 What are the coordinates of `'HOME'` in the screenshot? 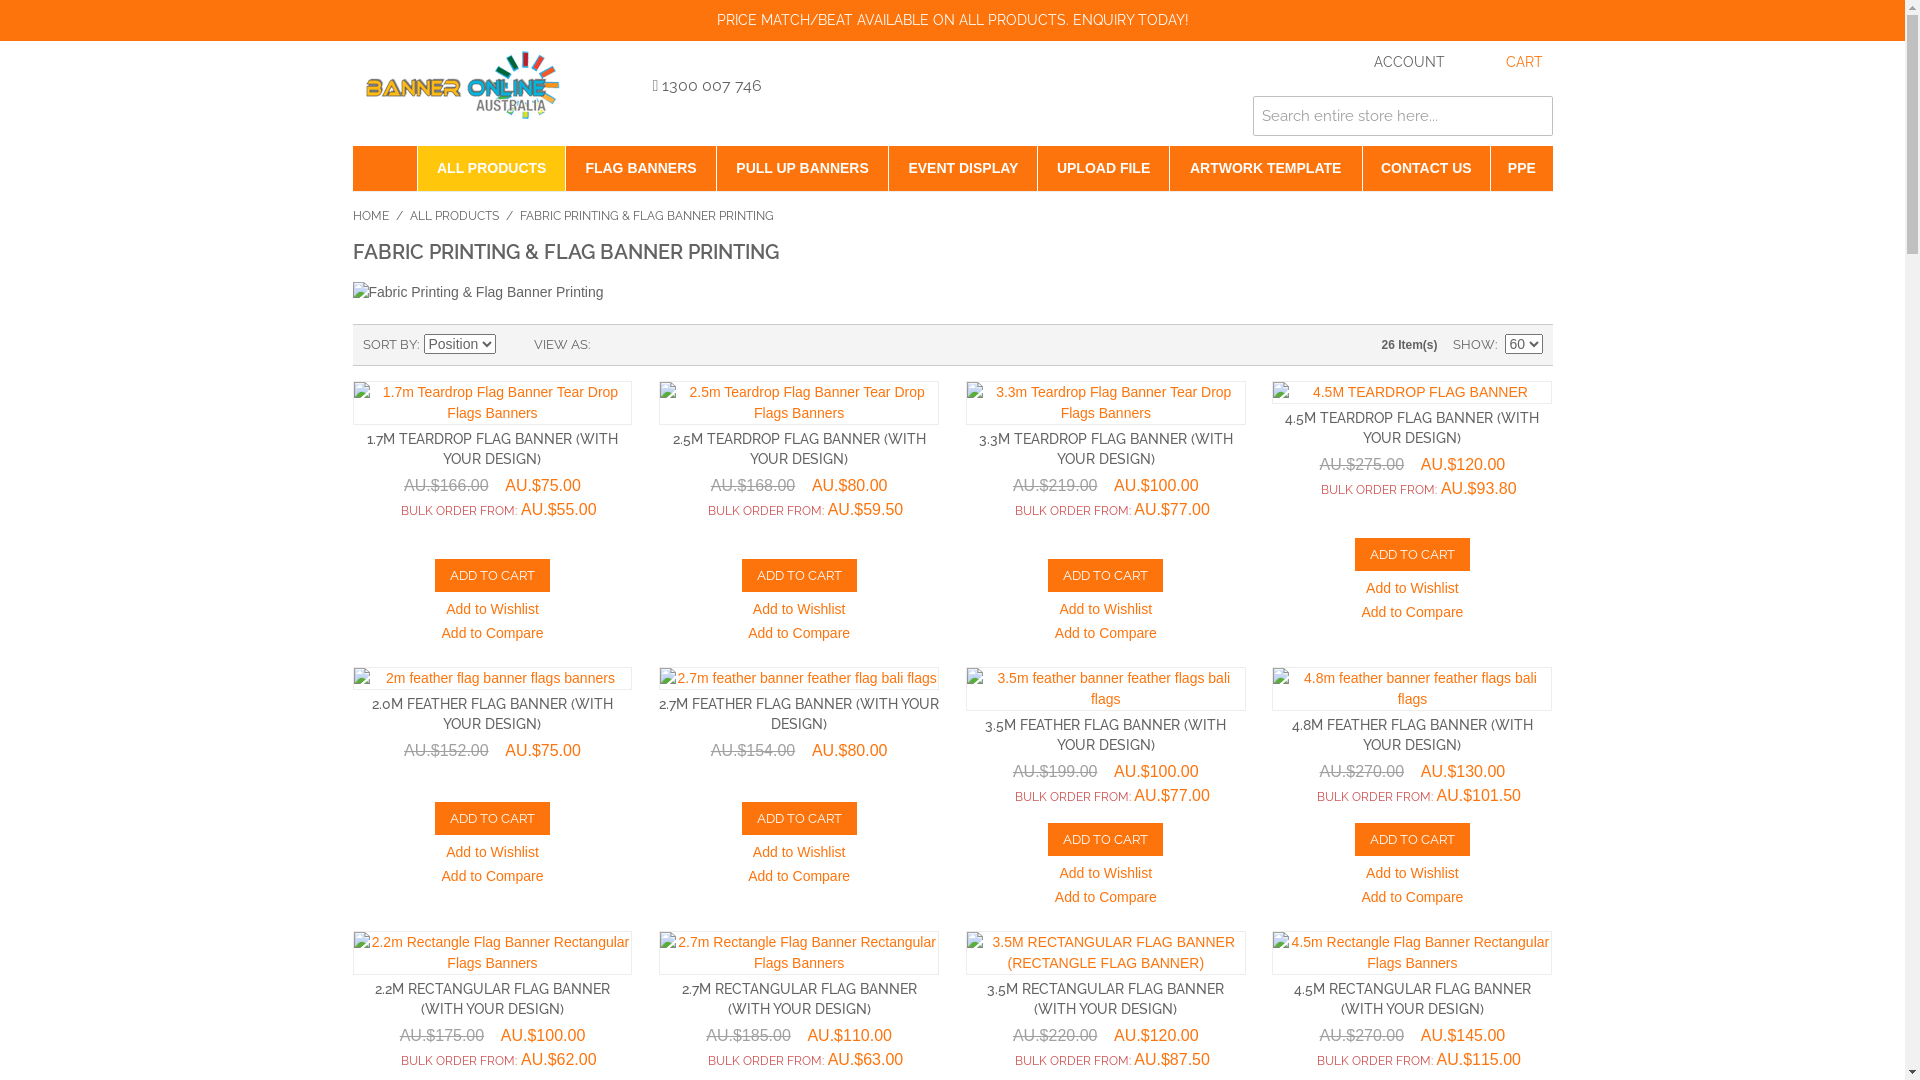 It's located at (369, 216).